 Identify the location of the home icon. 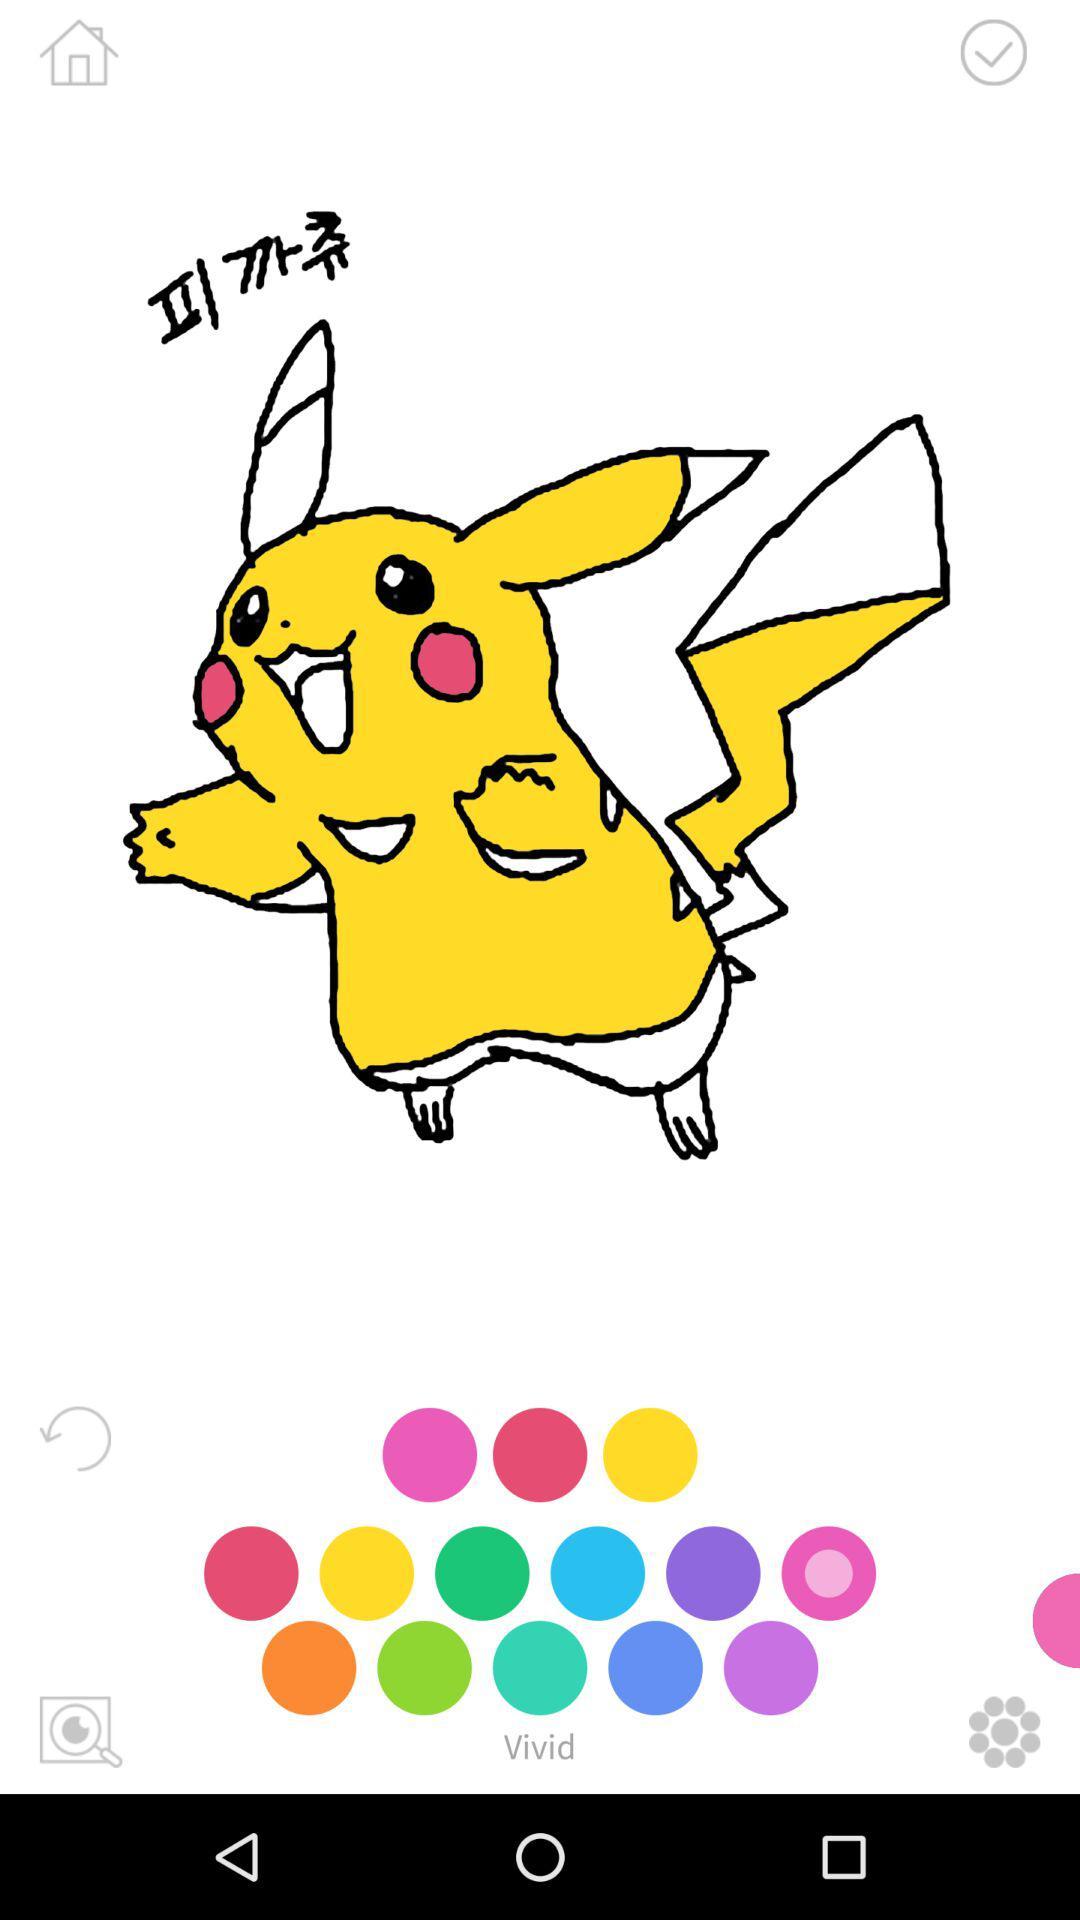
(78, 52).